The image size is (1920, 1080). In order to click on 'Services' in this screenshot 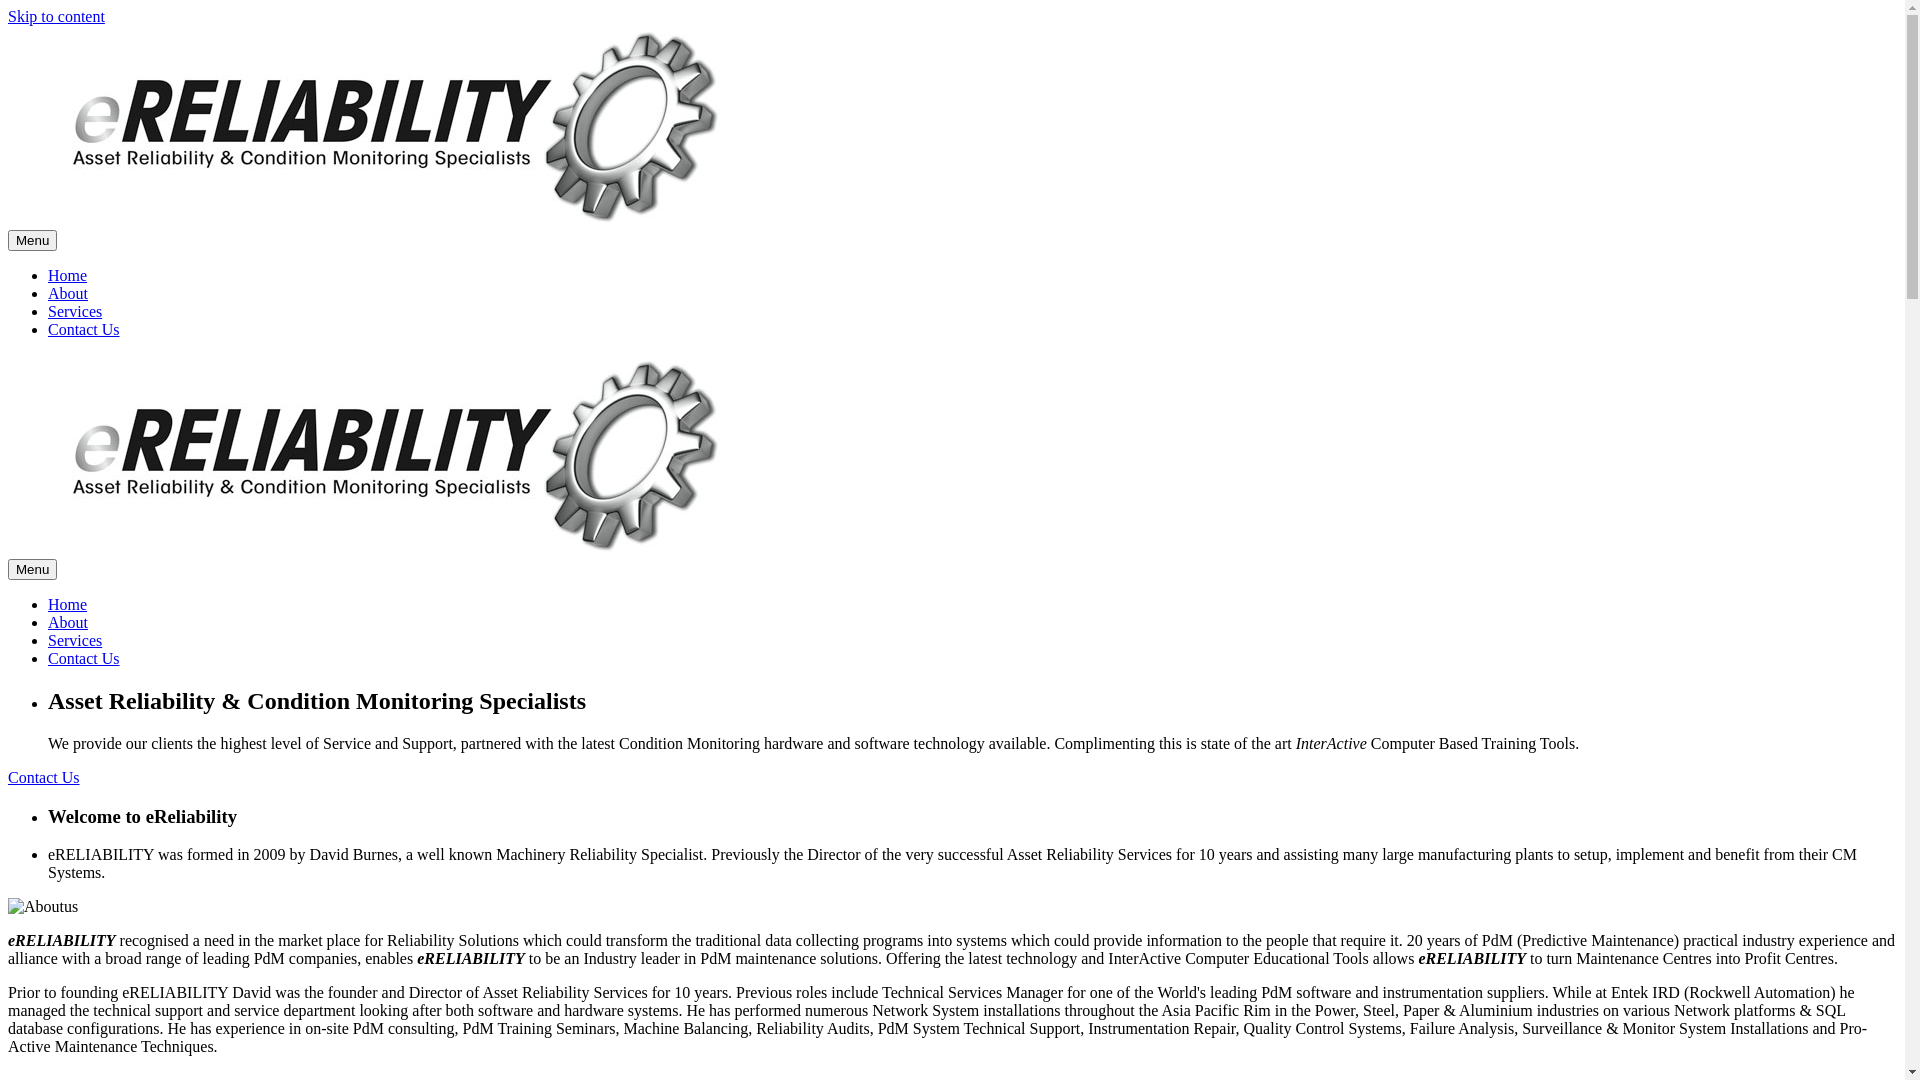, I will do `click(75, 640)`.